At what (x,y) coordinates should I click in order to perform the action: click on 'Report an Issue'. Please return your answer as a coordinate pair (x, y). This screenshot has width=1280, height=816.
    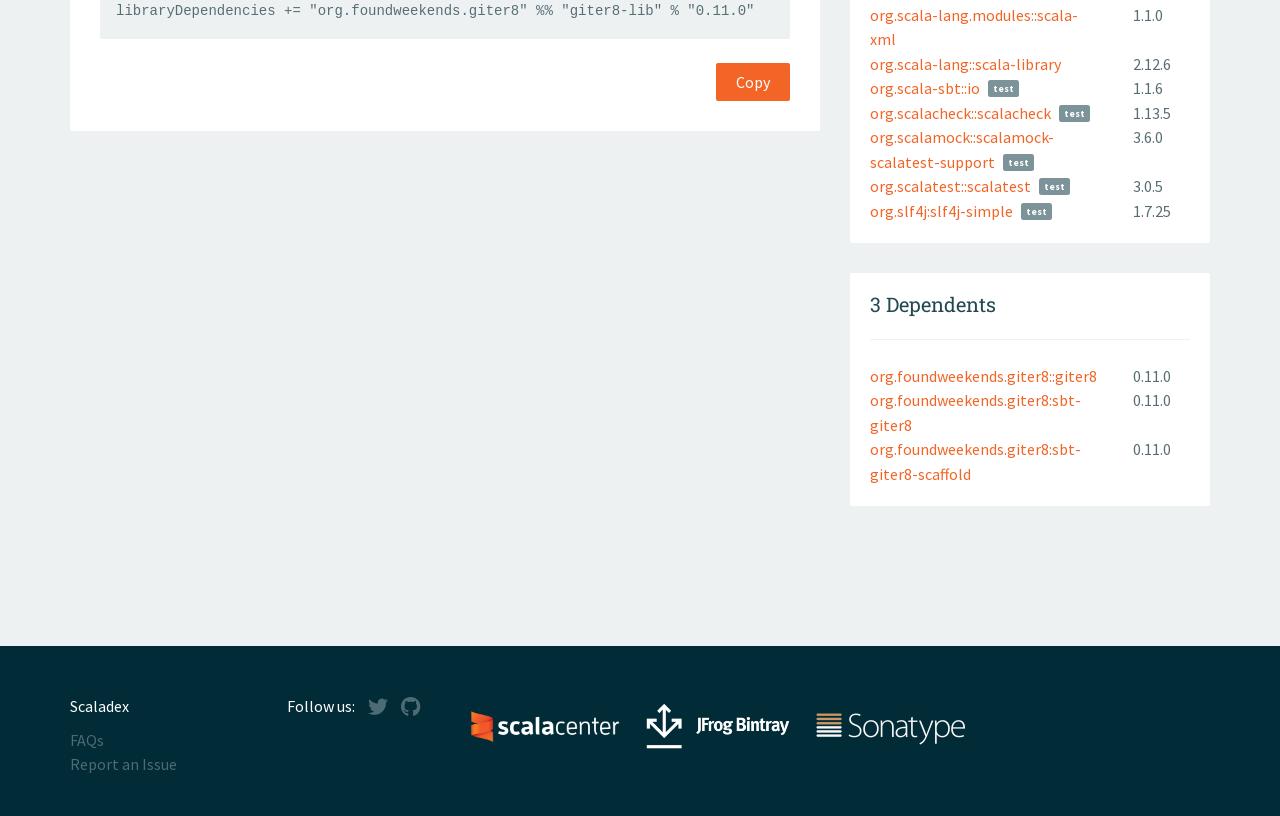
    Looking at the image, I should click on (122, 764).